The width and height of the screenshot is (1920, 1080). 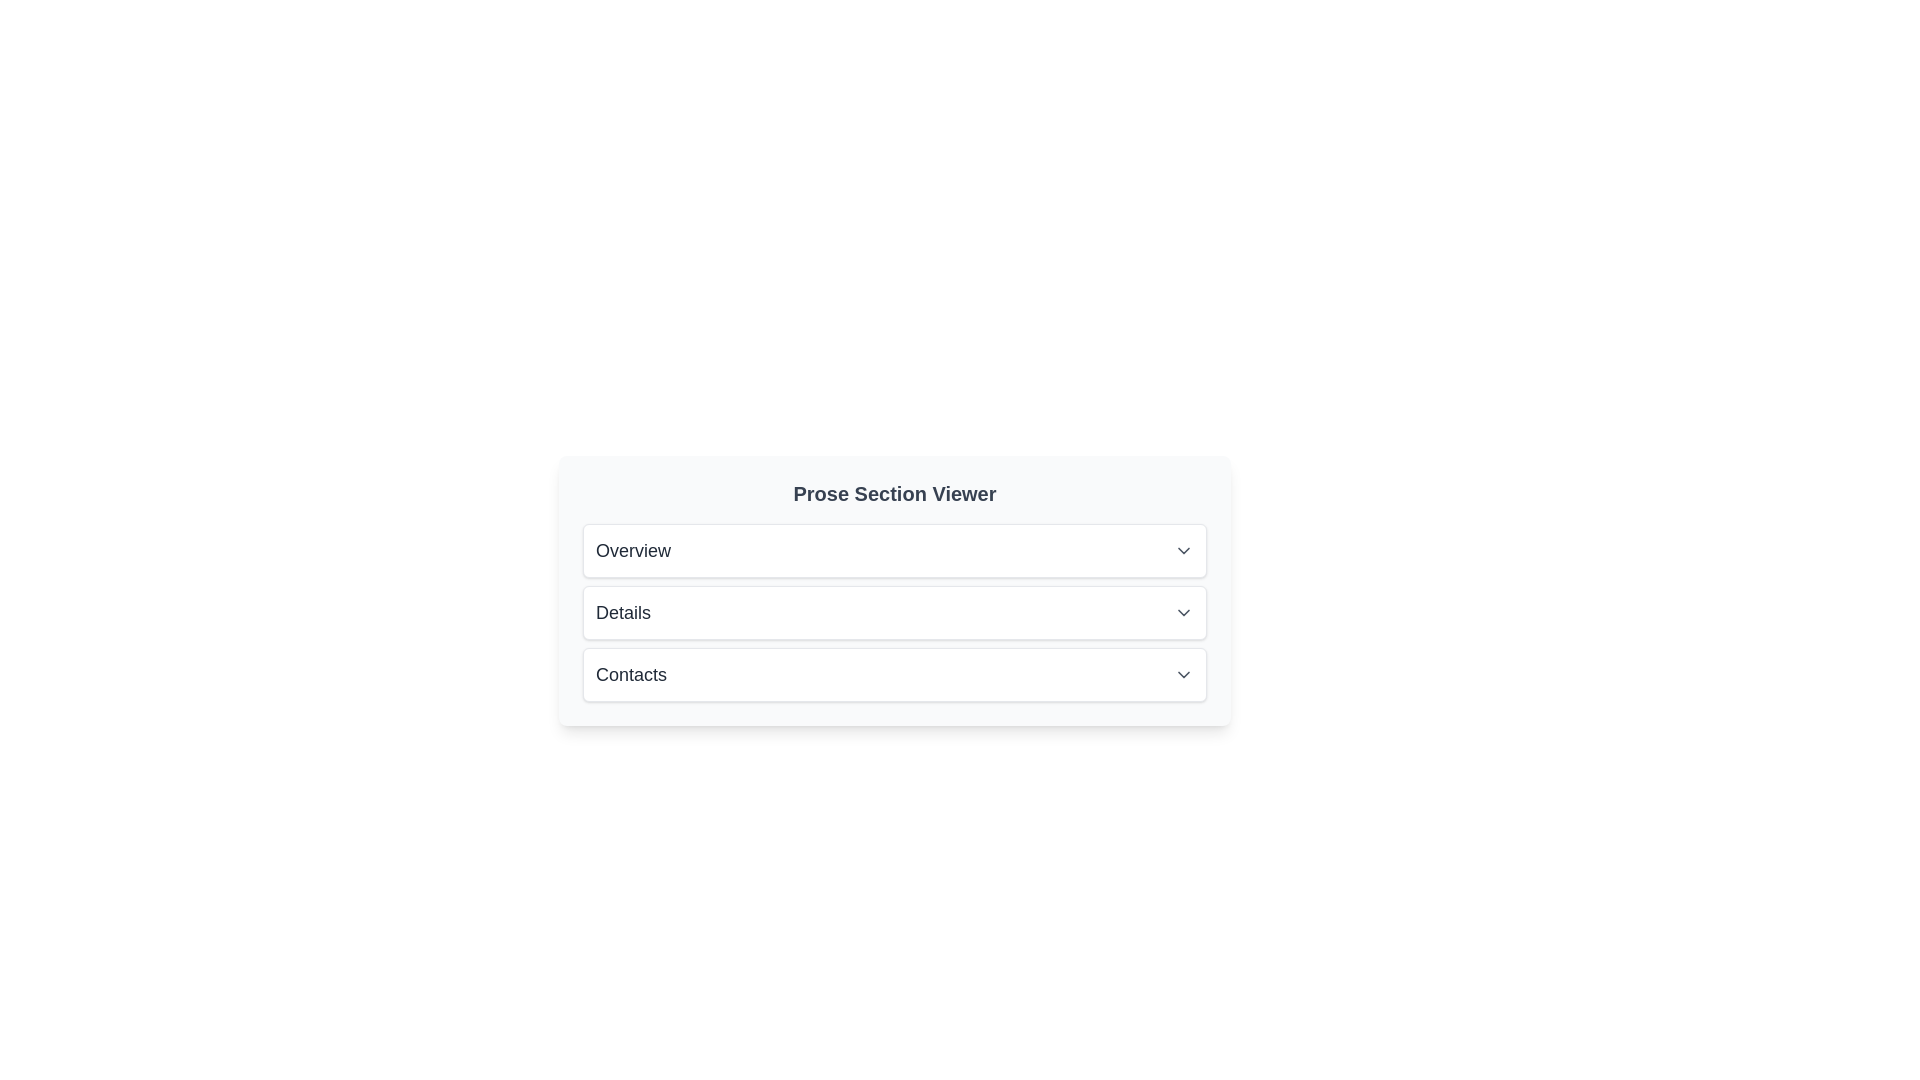 What do you see at coordinates (632, 551) in the screenshot?
I see `the text label displaying the word 'Overview' located in the header area of the expandable section, positioned above a chevron icon` at bounding box center [632, 551].